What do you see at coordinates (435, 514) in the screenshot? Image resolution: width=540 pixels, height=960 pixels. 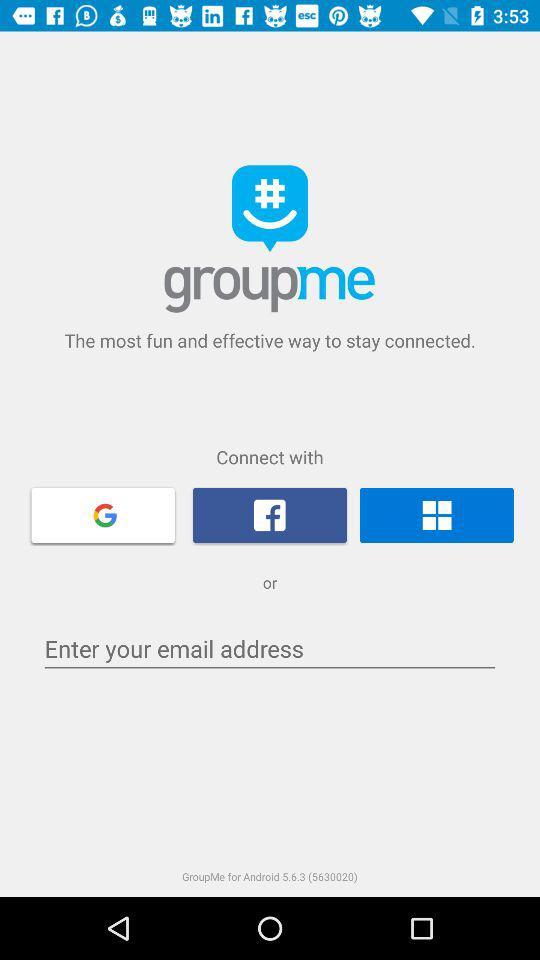 I see `icon above the or icon` at bounding box center [435, 514].